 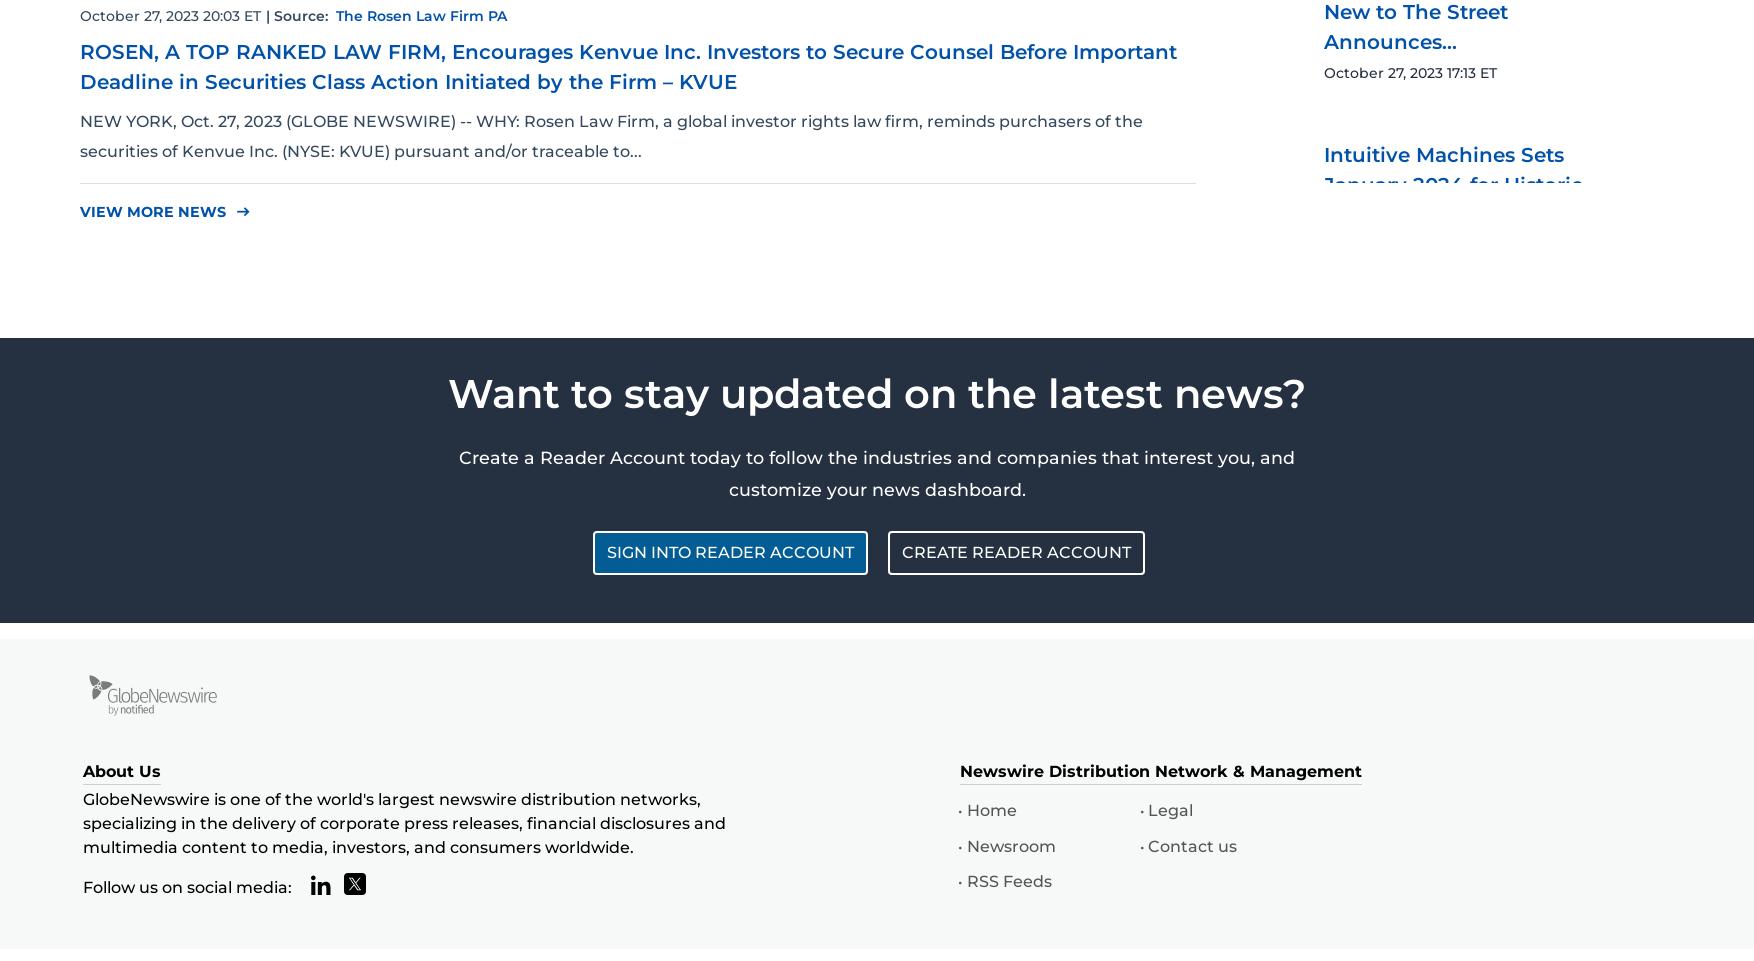 What do you see at coordinates (1009, 845) in the screenshot?
I see `'Newsroom'` at bounding box center [1009, 845].